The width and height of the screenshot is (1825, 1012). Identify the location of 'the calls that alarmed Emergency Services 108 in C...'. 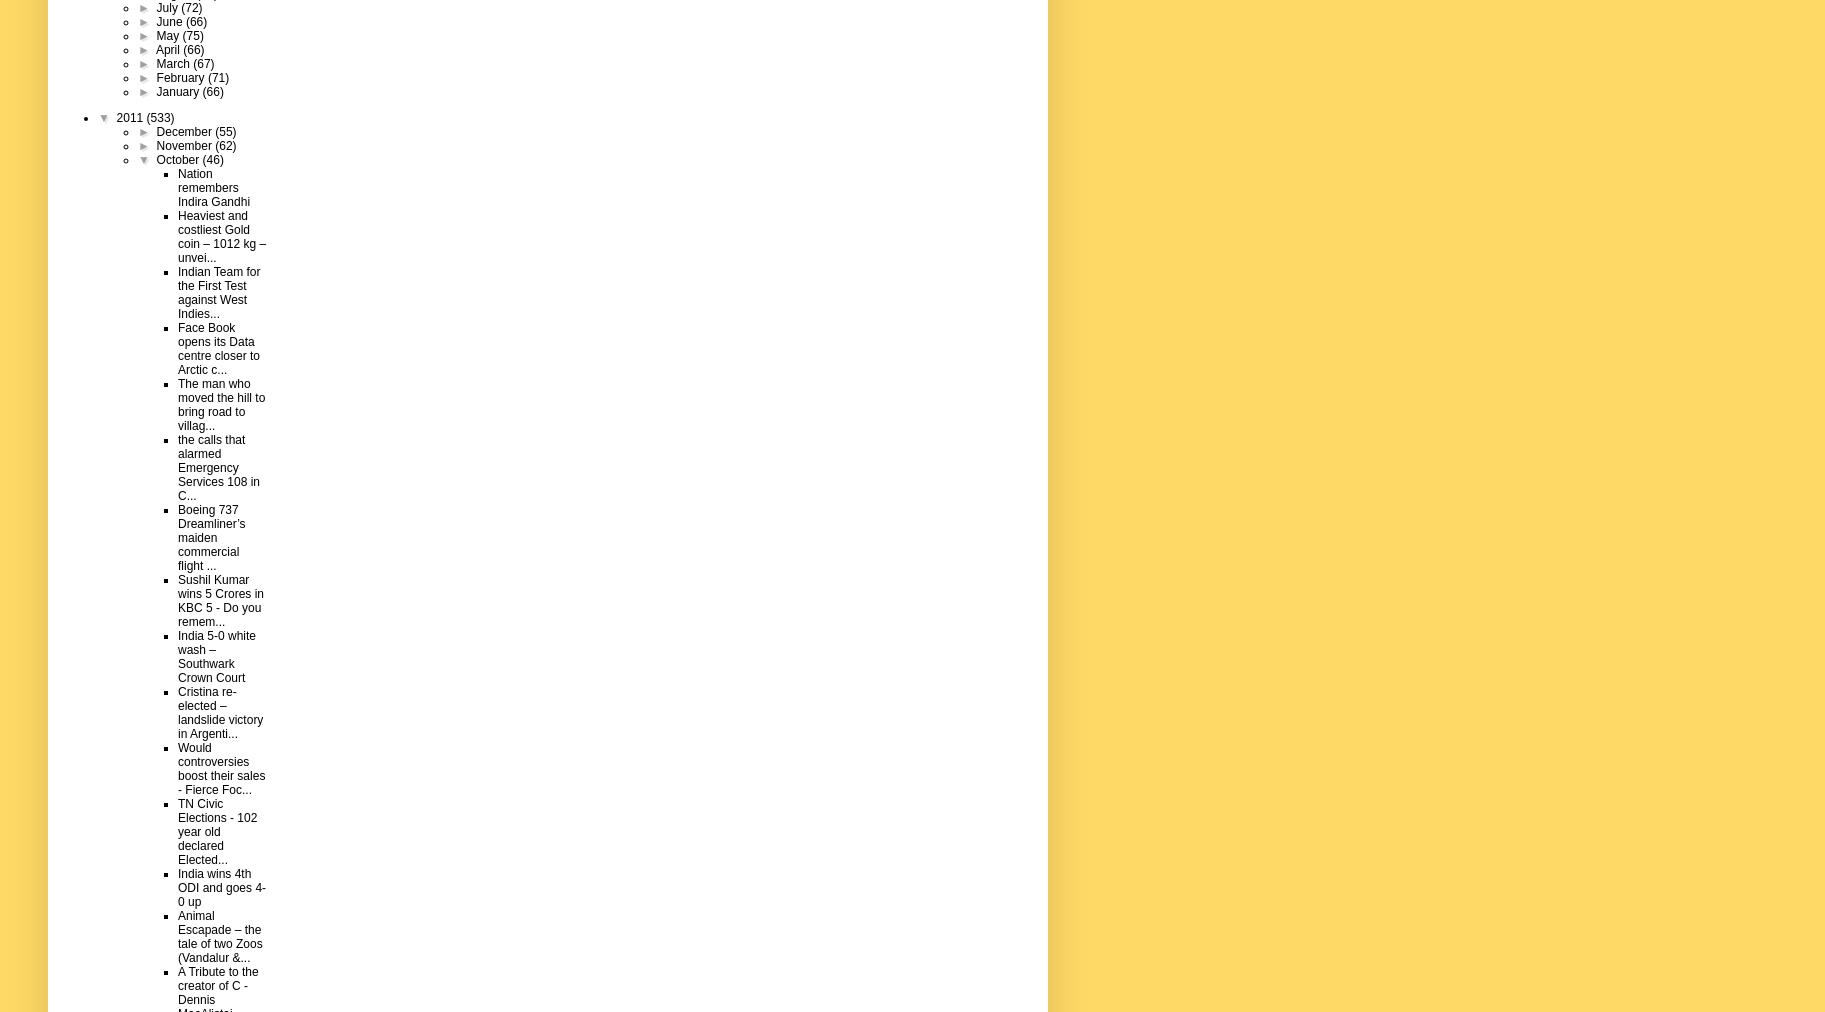
(219, 467).